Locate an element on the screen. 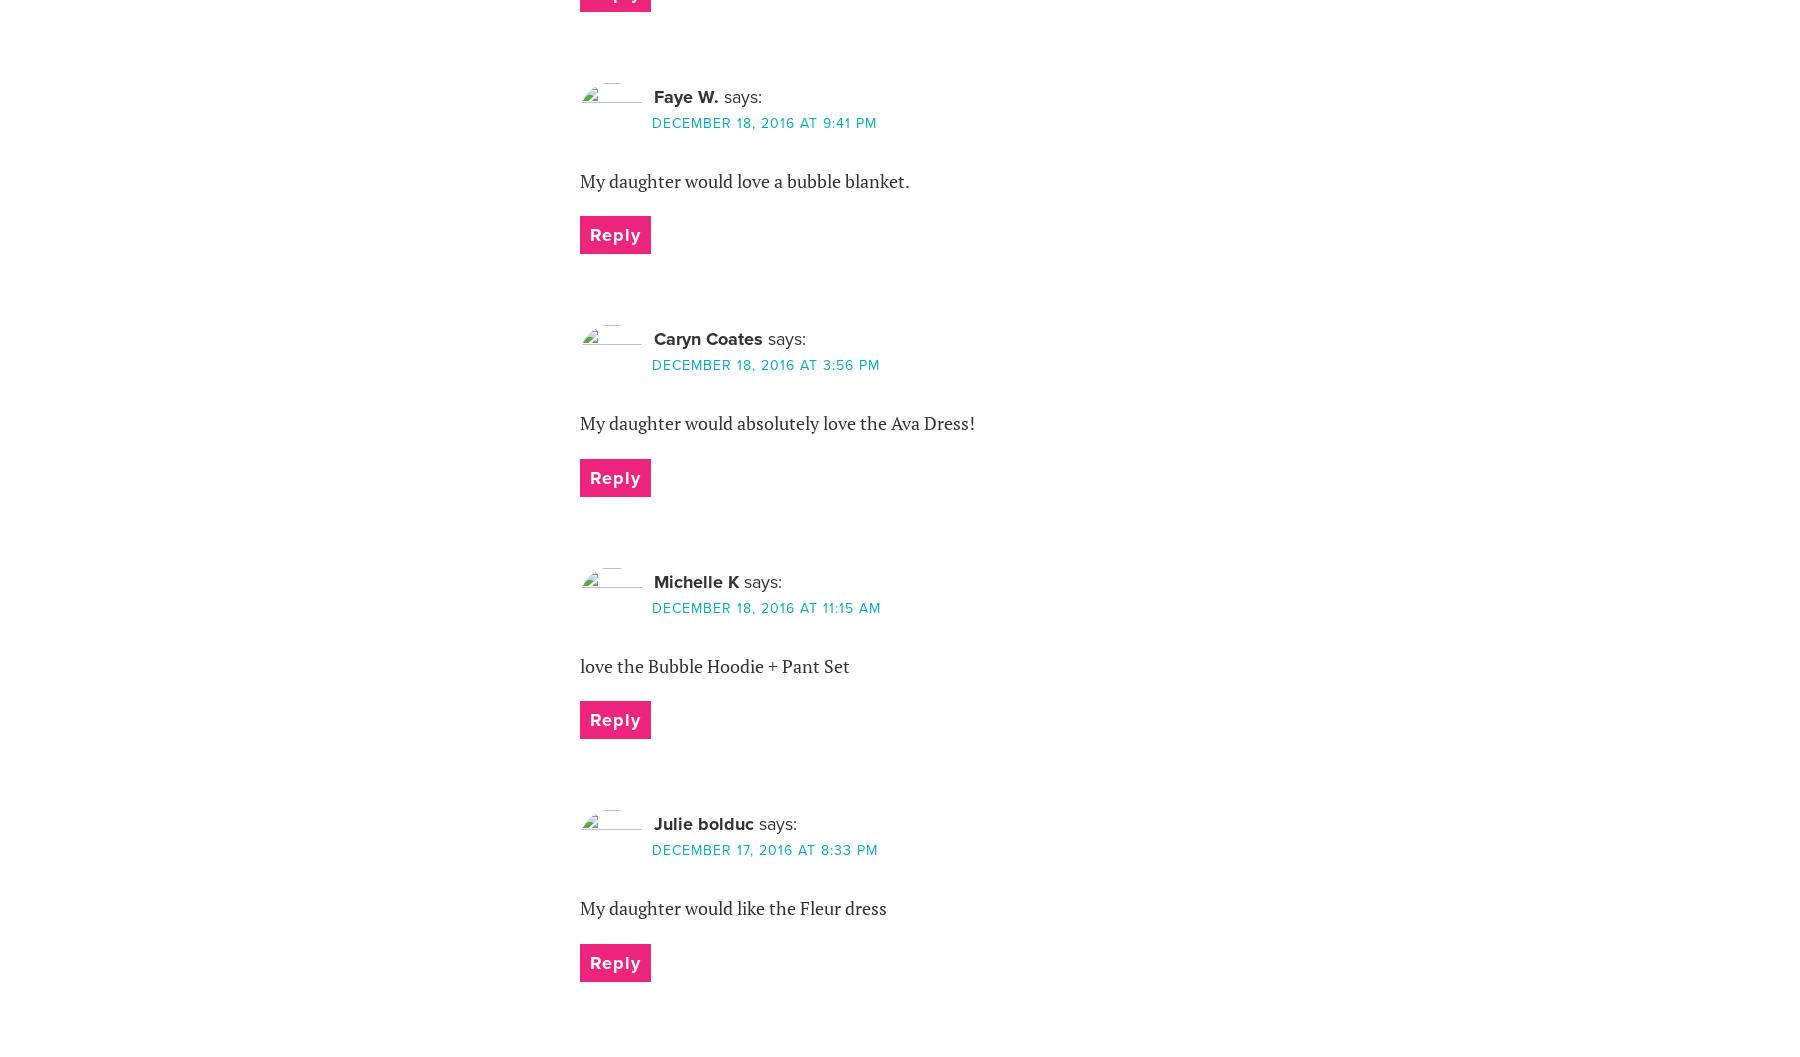 This screenshot has height=1057, width=1800. 'December 18, 2016 at 11:15 am' is located at coordinates (764, 607).